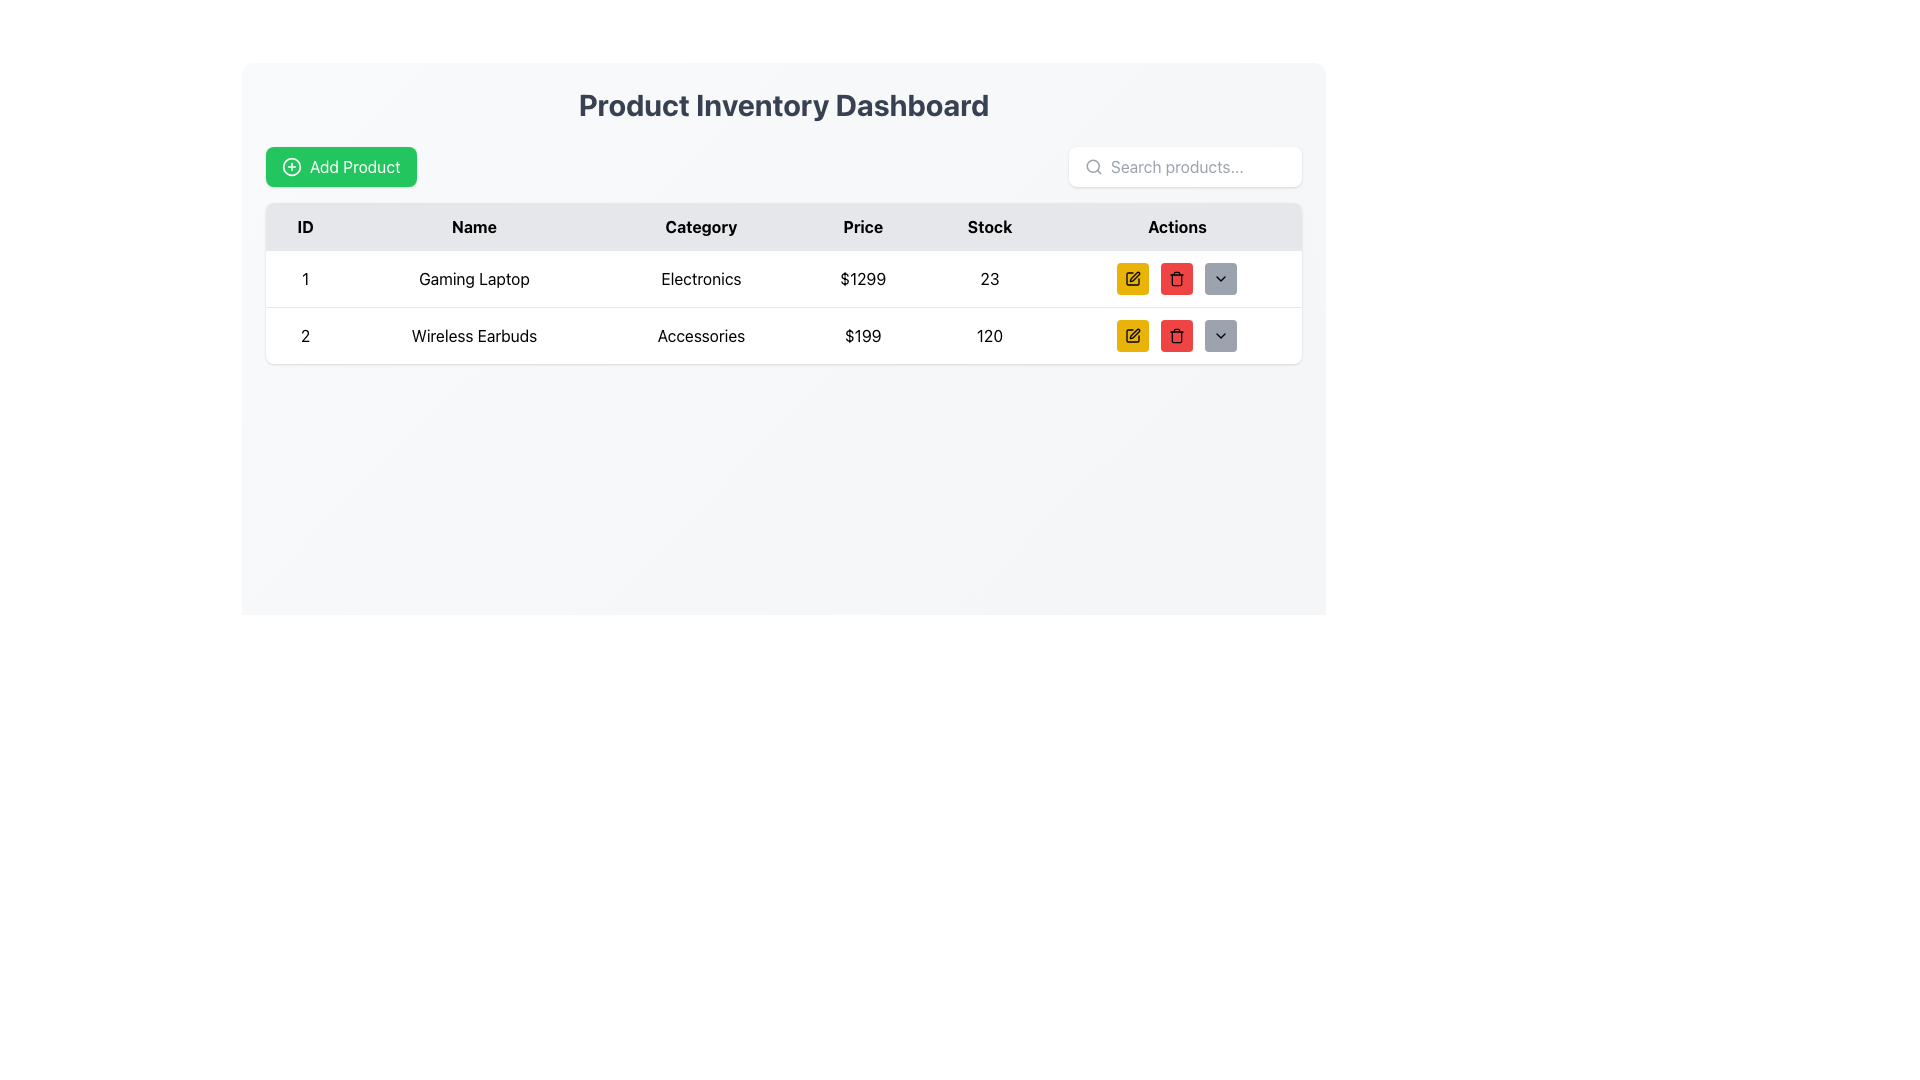  I want to click on the edit SVG icon located in the first row of the table under the 'Actions' column, which is part of a yellow button, so click(1135, 277).